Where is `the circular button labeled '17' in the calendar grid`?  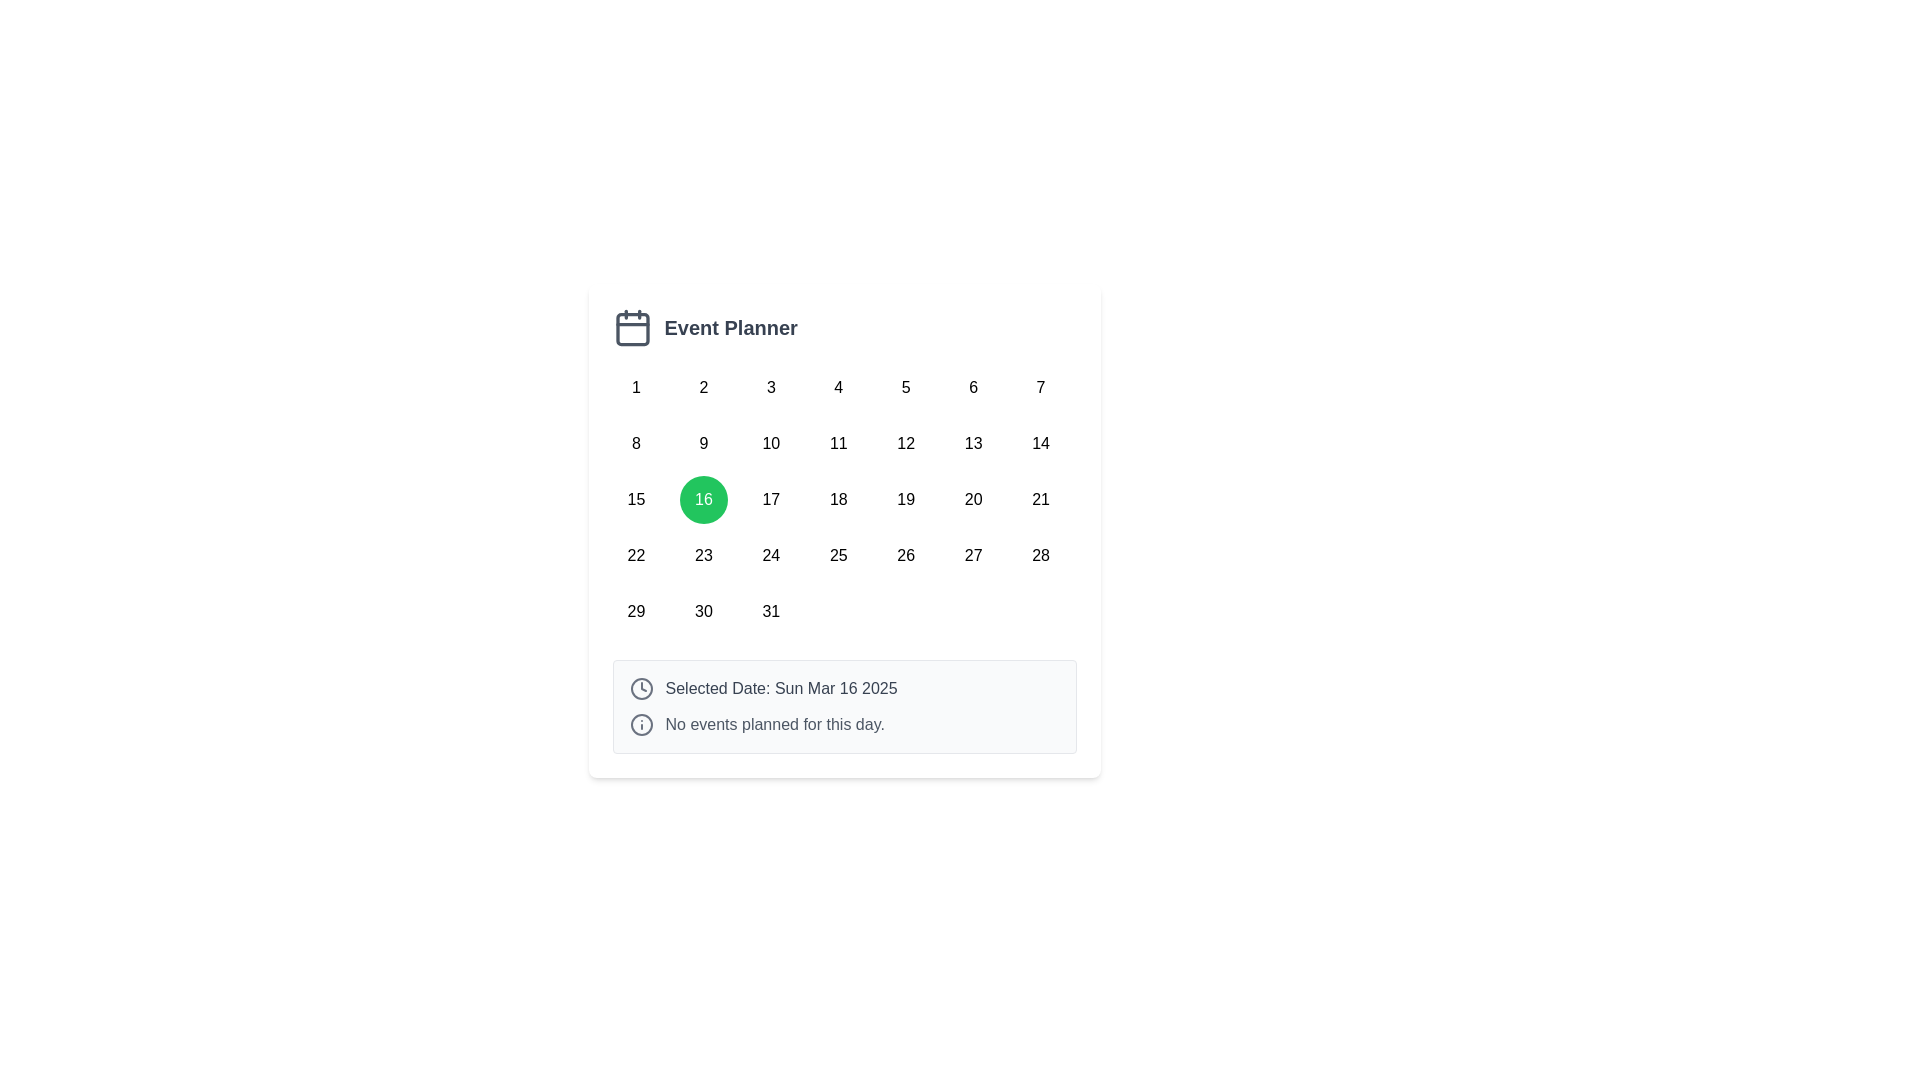
the circular button labeled '17' in the calendar grid is located at coordinates (770, 499).